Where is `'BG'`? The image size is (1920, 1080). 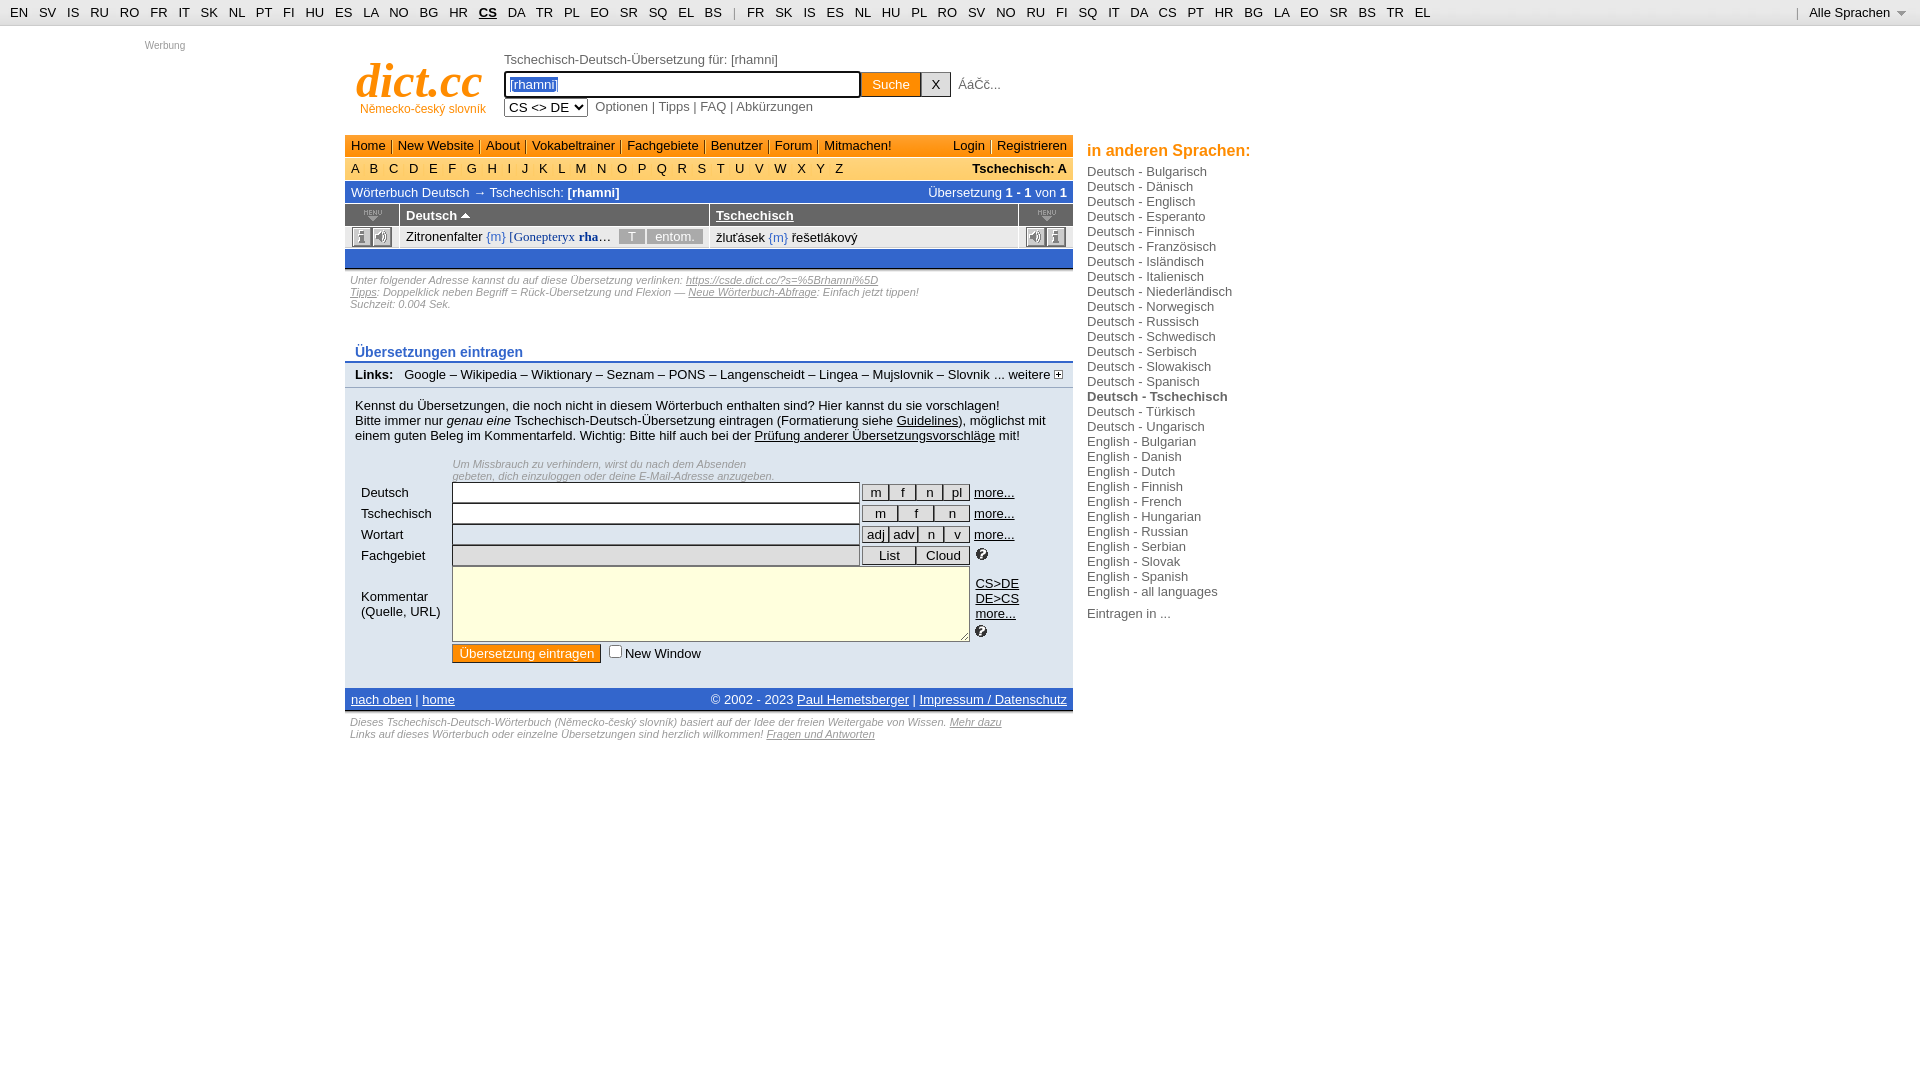
'BG' is located at coordinates (1252, 12).